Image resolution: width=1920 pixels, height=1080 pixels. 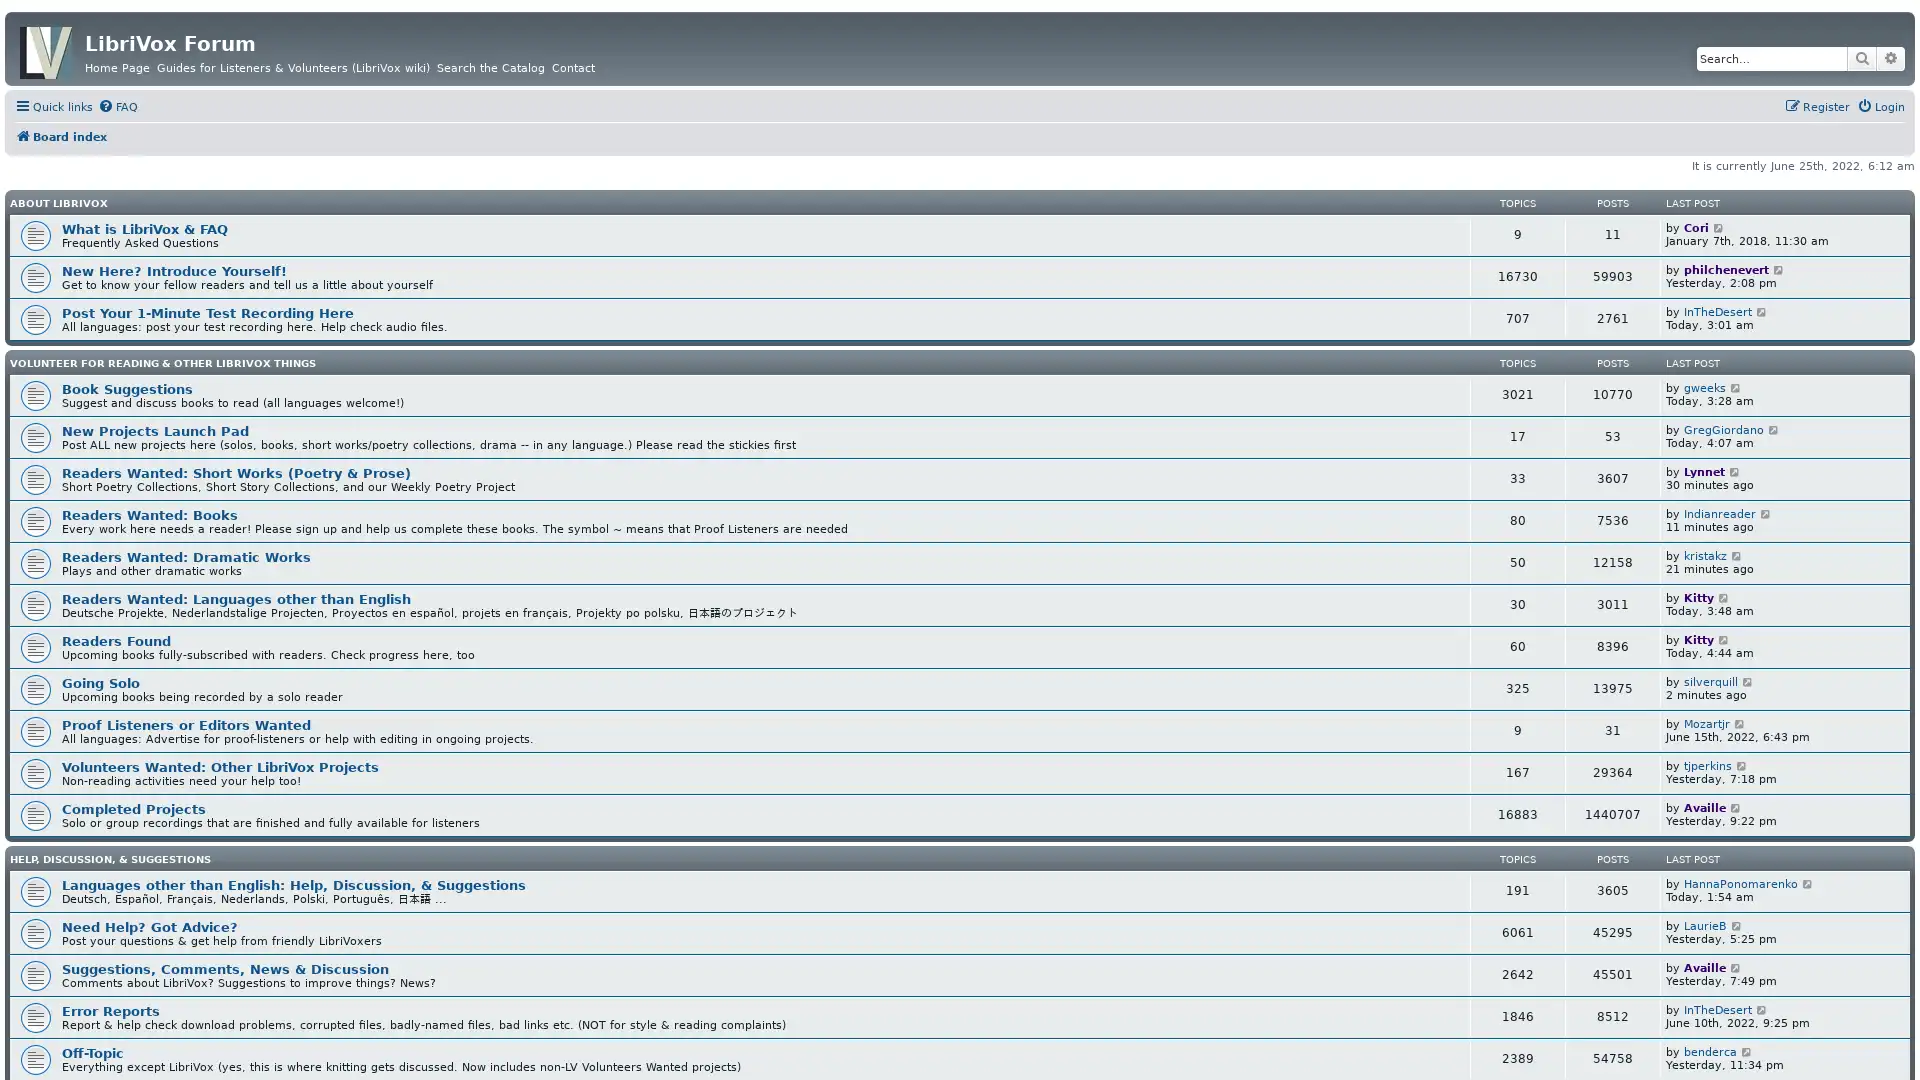 I want to click on Search, so click(x=1861, y=57).